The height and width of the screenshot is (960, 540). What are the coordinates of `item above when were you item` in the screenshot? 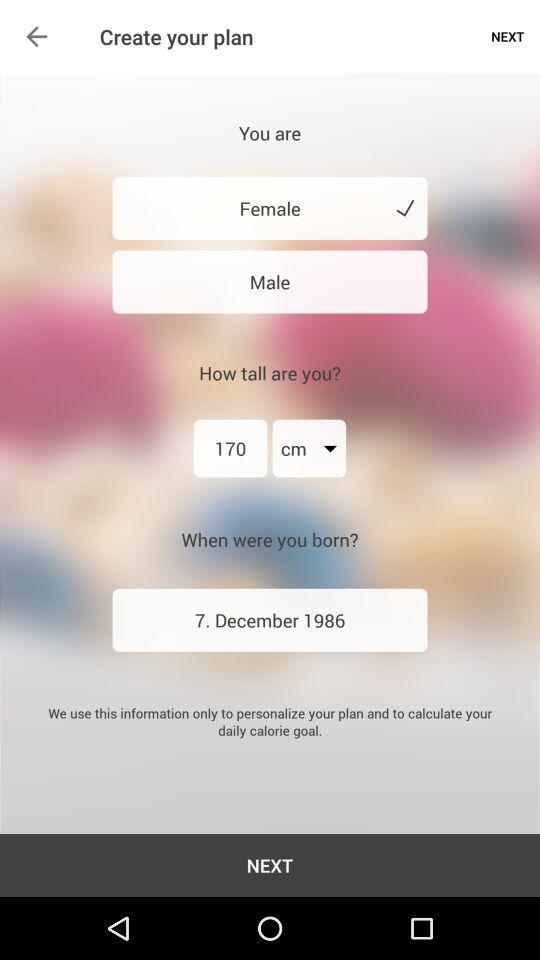 It's located at (229, 448).